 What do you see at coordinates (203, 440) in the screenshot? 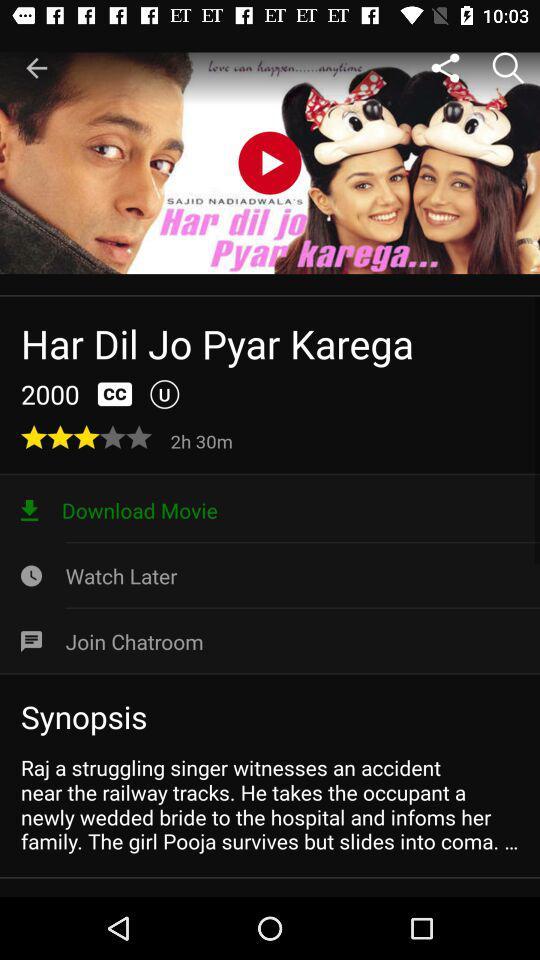
I see `the icon below u item` at bounding box center [203, 440].